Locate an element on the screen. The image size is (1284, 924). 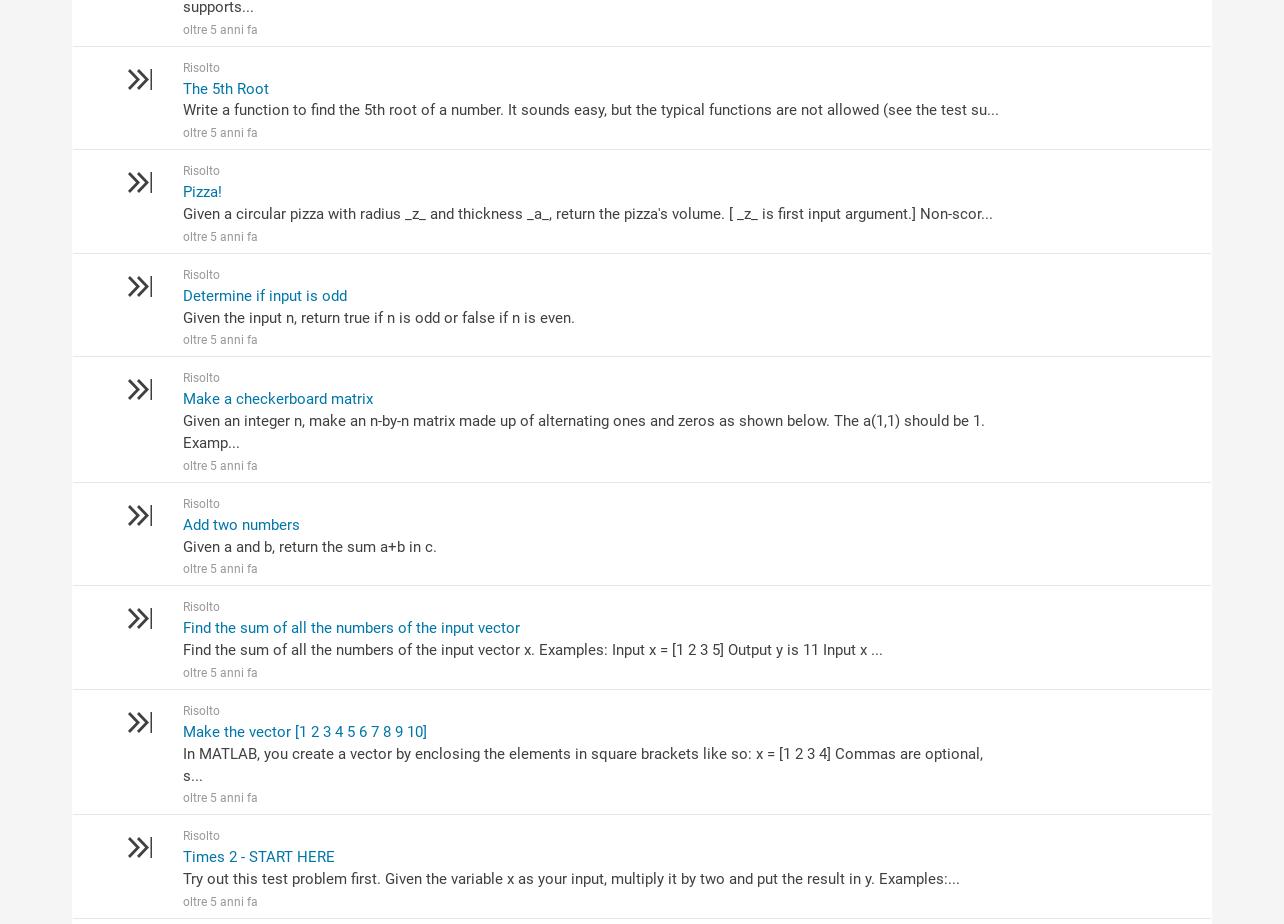
'Given the input n, return true if n is odd or false if n is even.' is located at coordinates (378, 317).